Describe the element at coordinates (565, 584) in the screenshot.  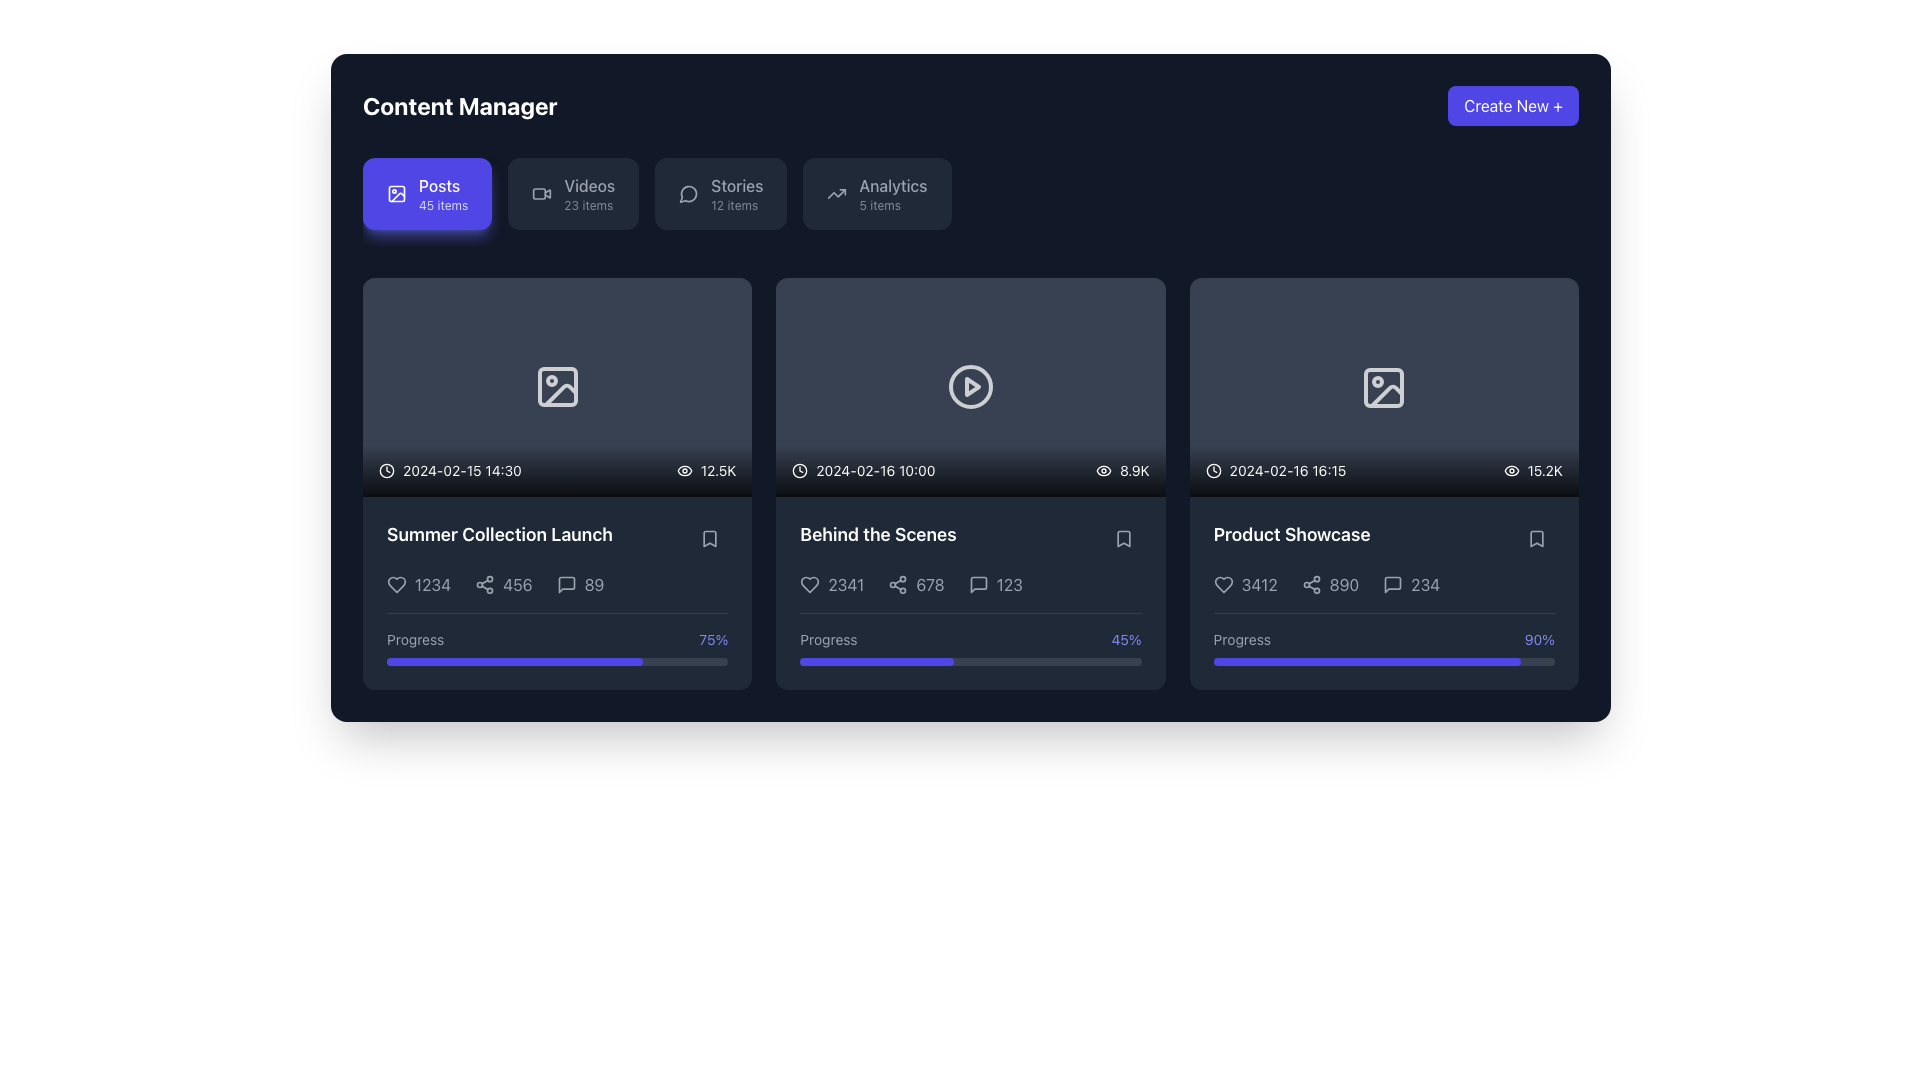
I see `the SVG icon resembling a speech bubble located within the 'Summer Collection Launch' UI card, which is positioned near the bottom center and precedes the comment count` at that location.